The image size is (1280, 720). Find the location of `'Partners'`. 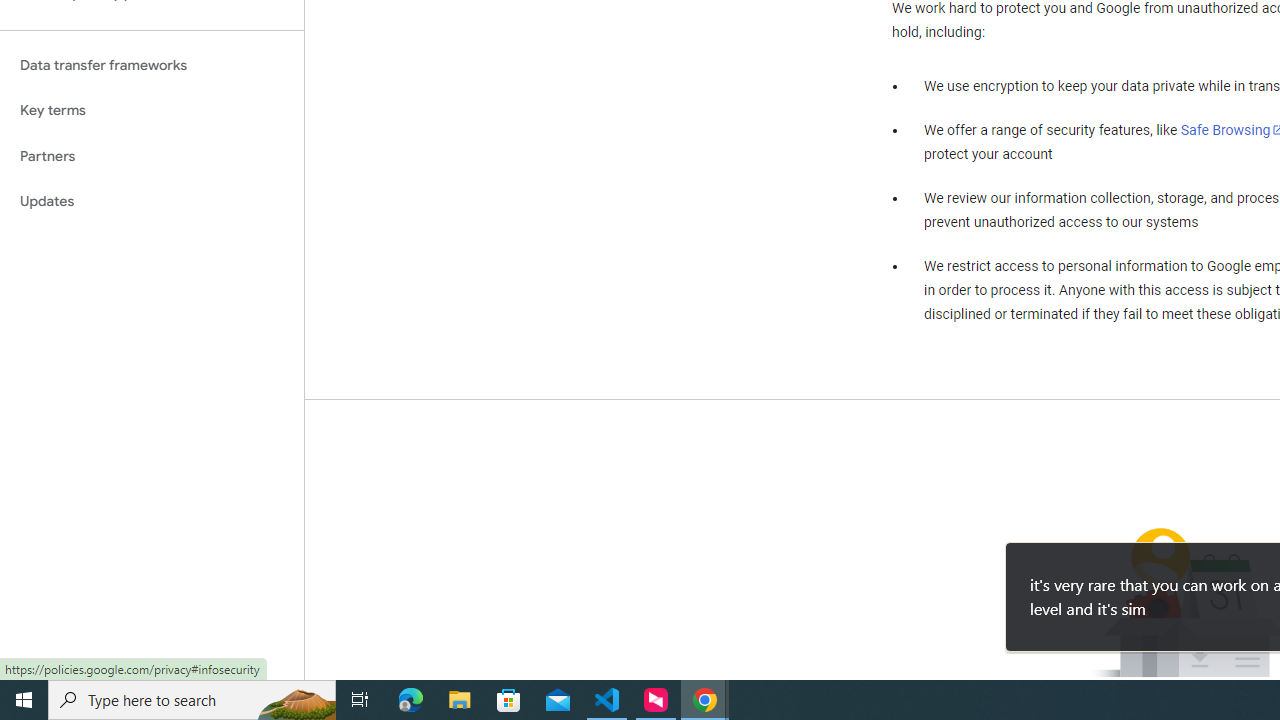

'Partners' is located at coordinates (151, 155).